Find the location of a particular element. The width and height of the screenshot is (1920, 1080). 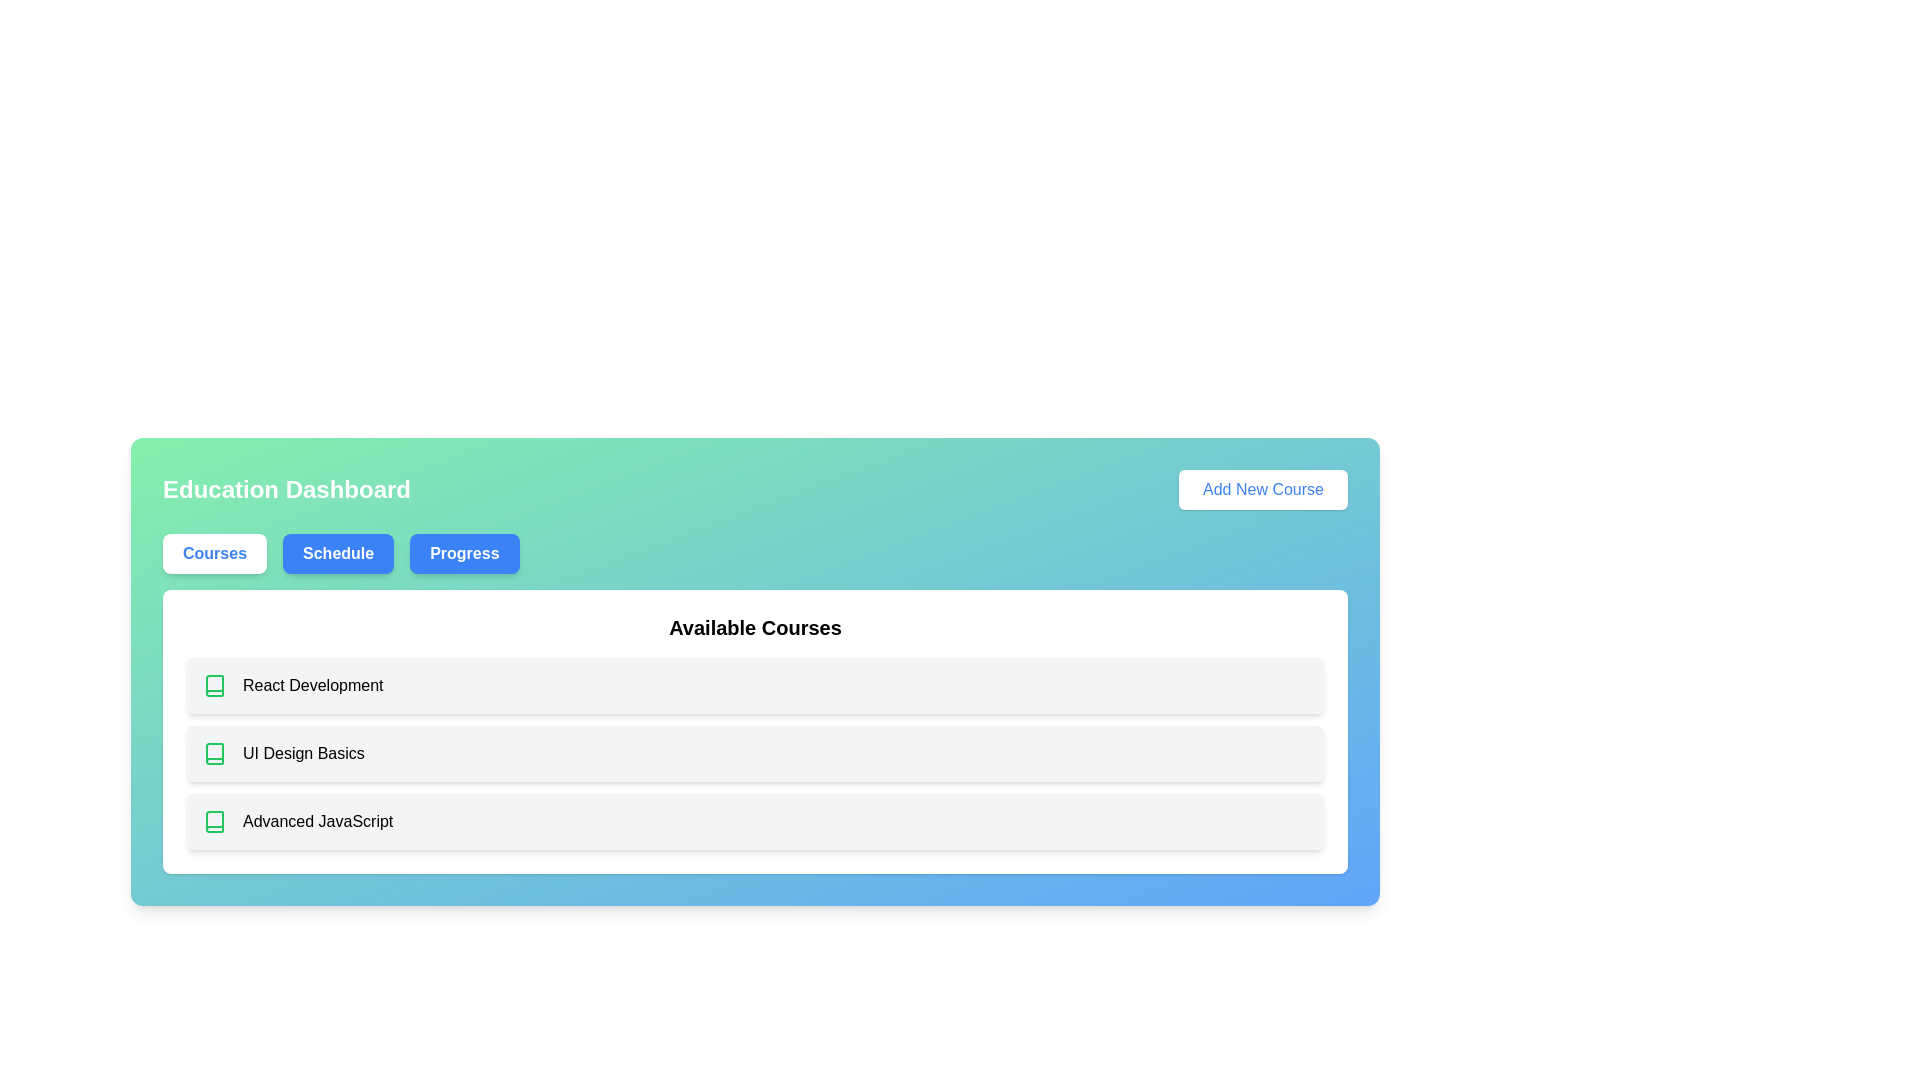

the rectangular button with a white background and blue text reading 'Courses' is located at coordinates (215, 554).